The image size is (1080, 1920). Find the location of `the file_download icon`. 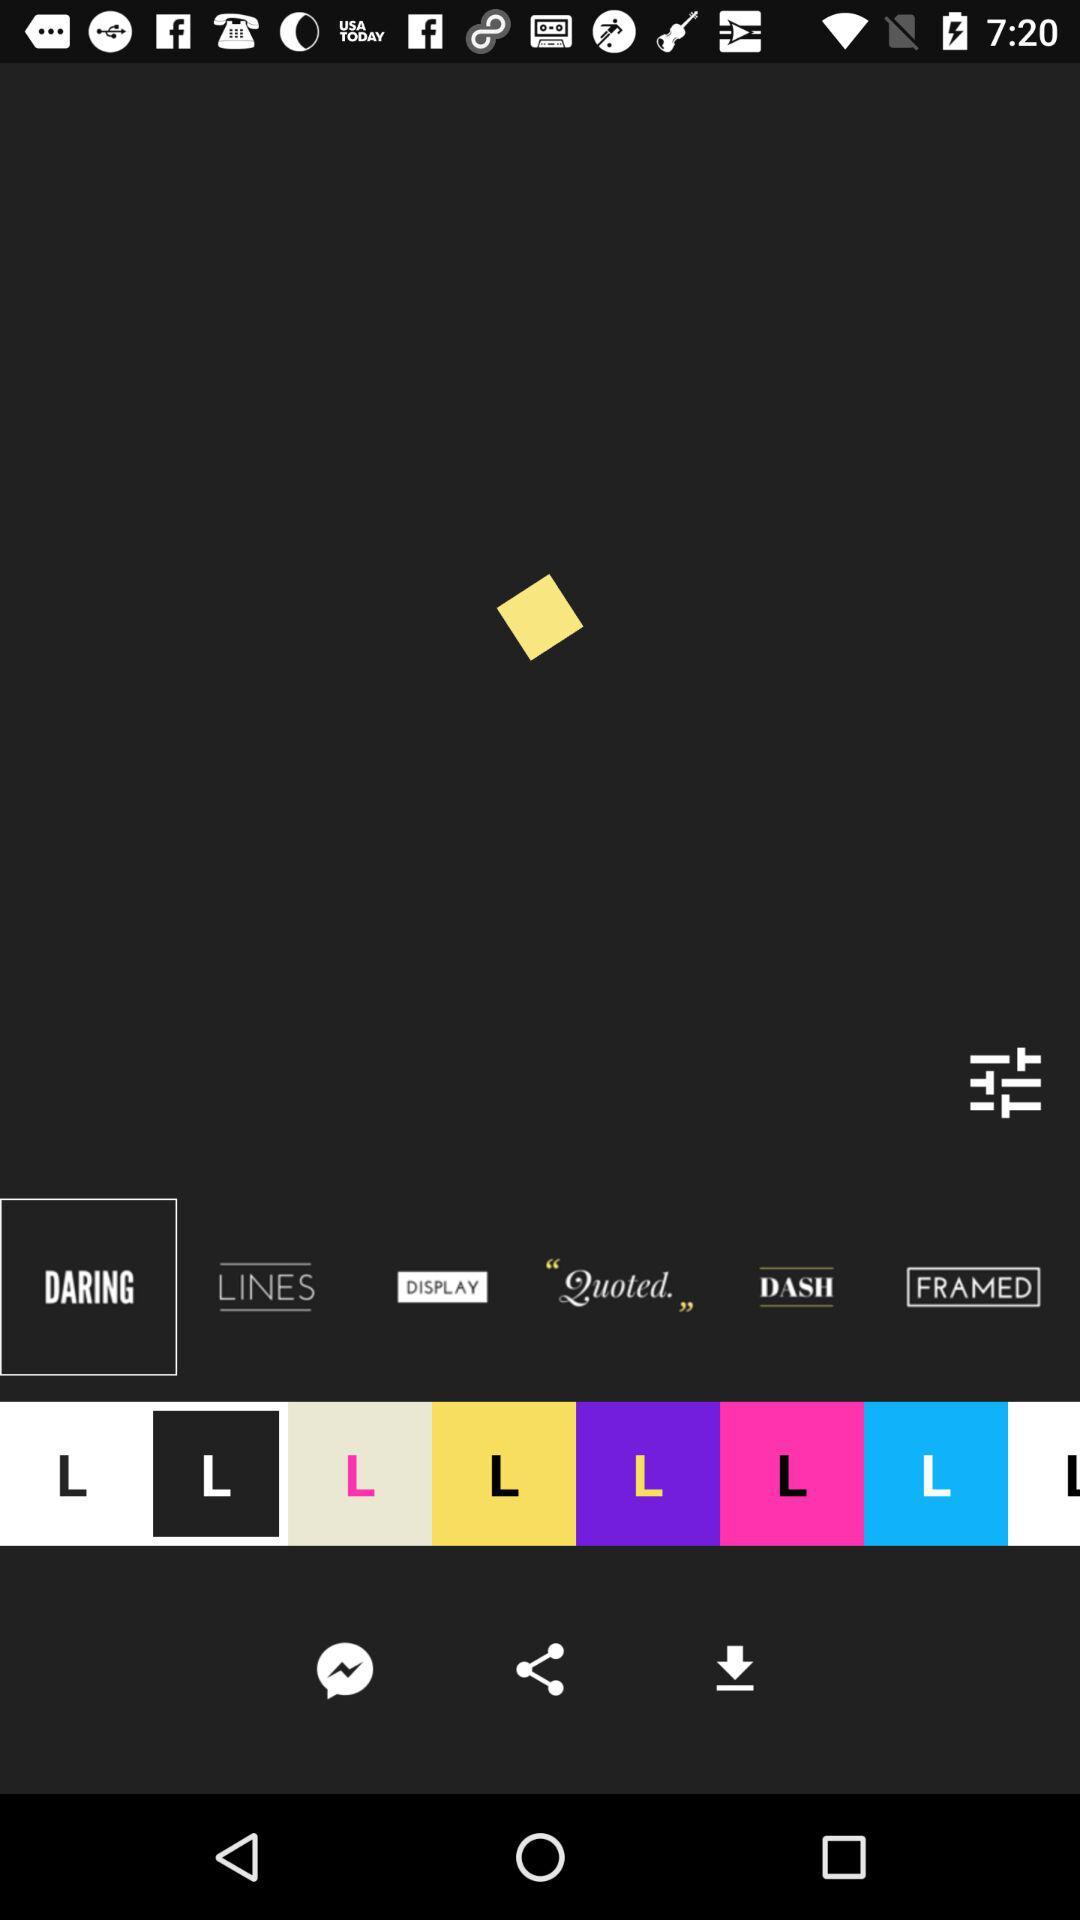

the file_download icon is located at coordinates (735, 1669).